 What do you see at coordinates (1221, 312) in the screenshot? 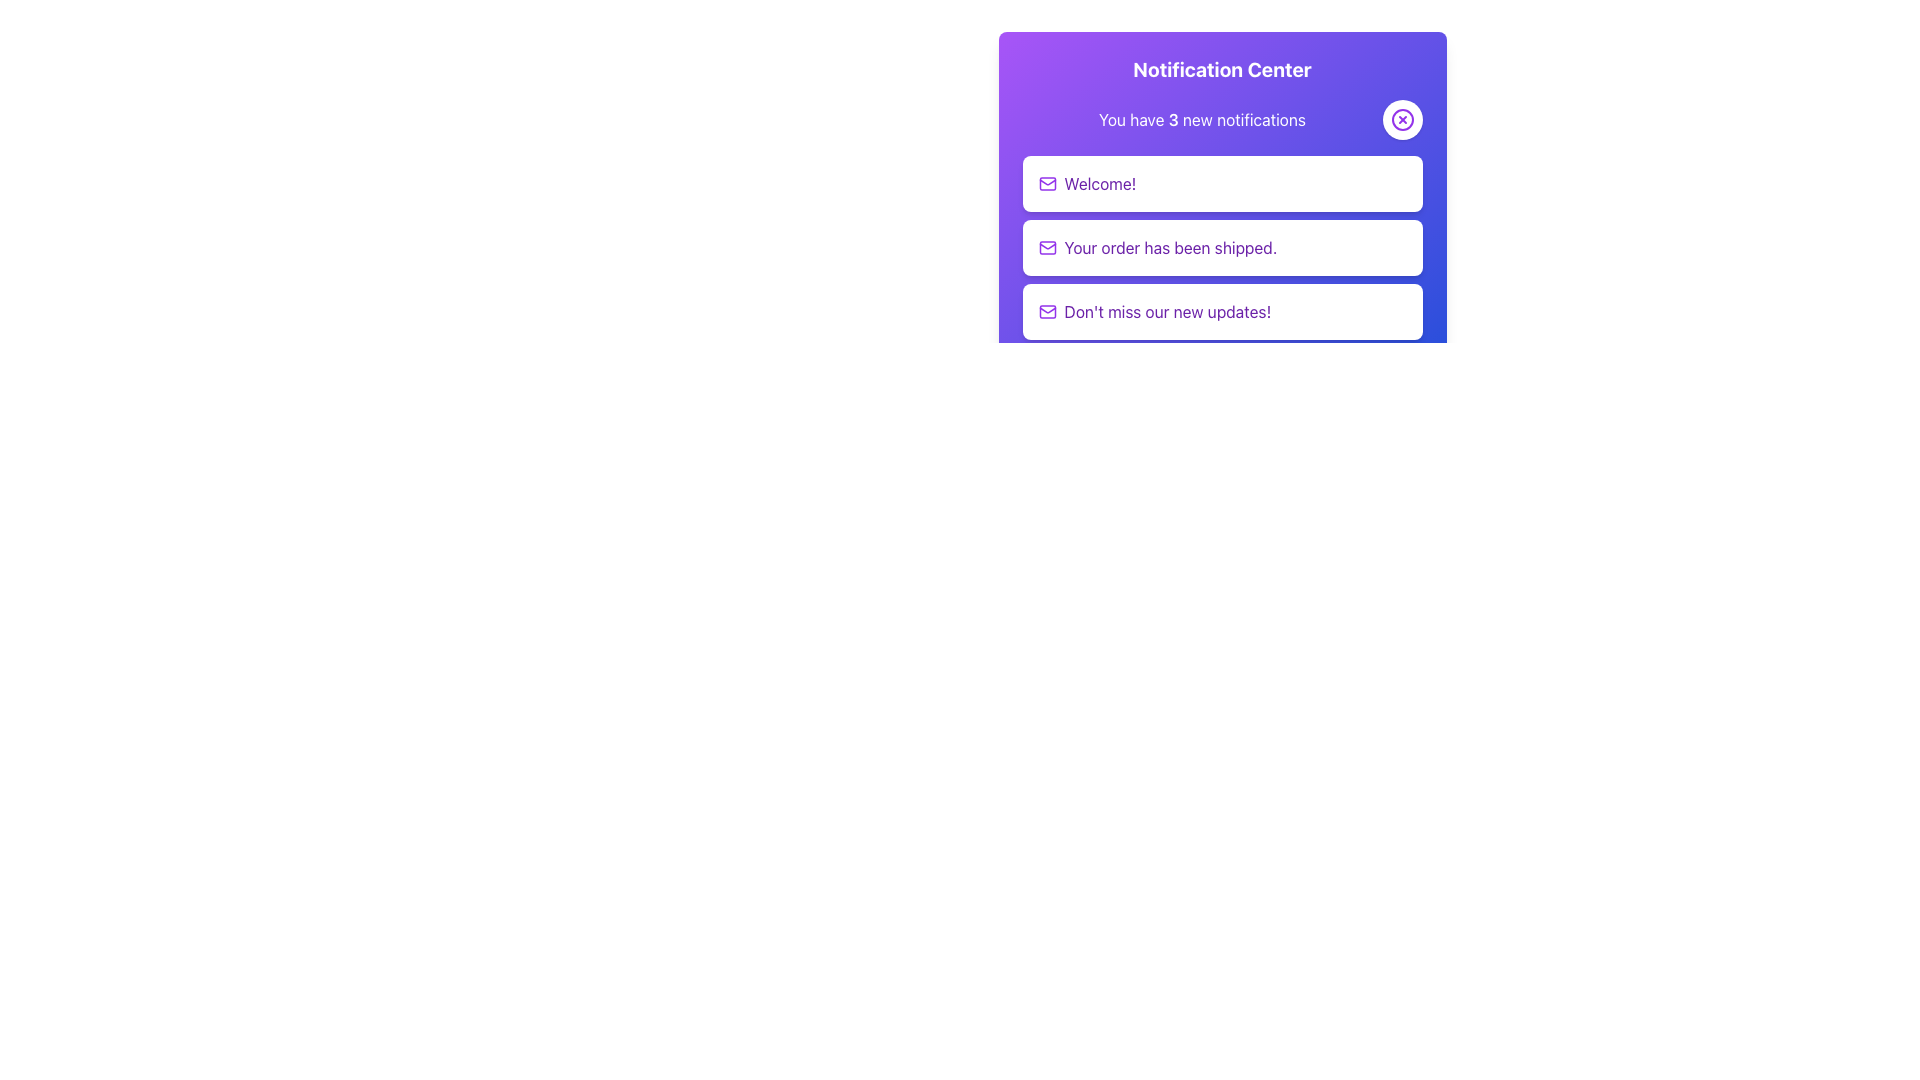
I see `notification card with the text "Don't miss our new updates!" located in the notification panel, which is the third card in the series of notifications` at bounding box center [1221, 312].